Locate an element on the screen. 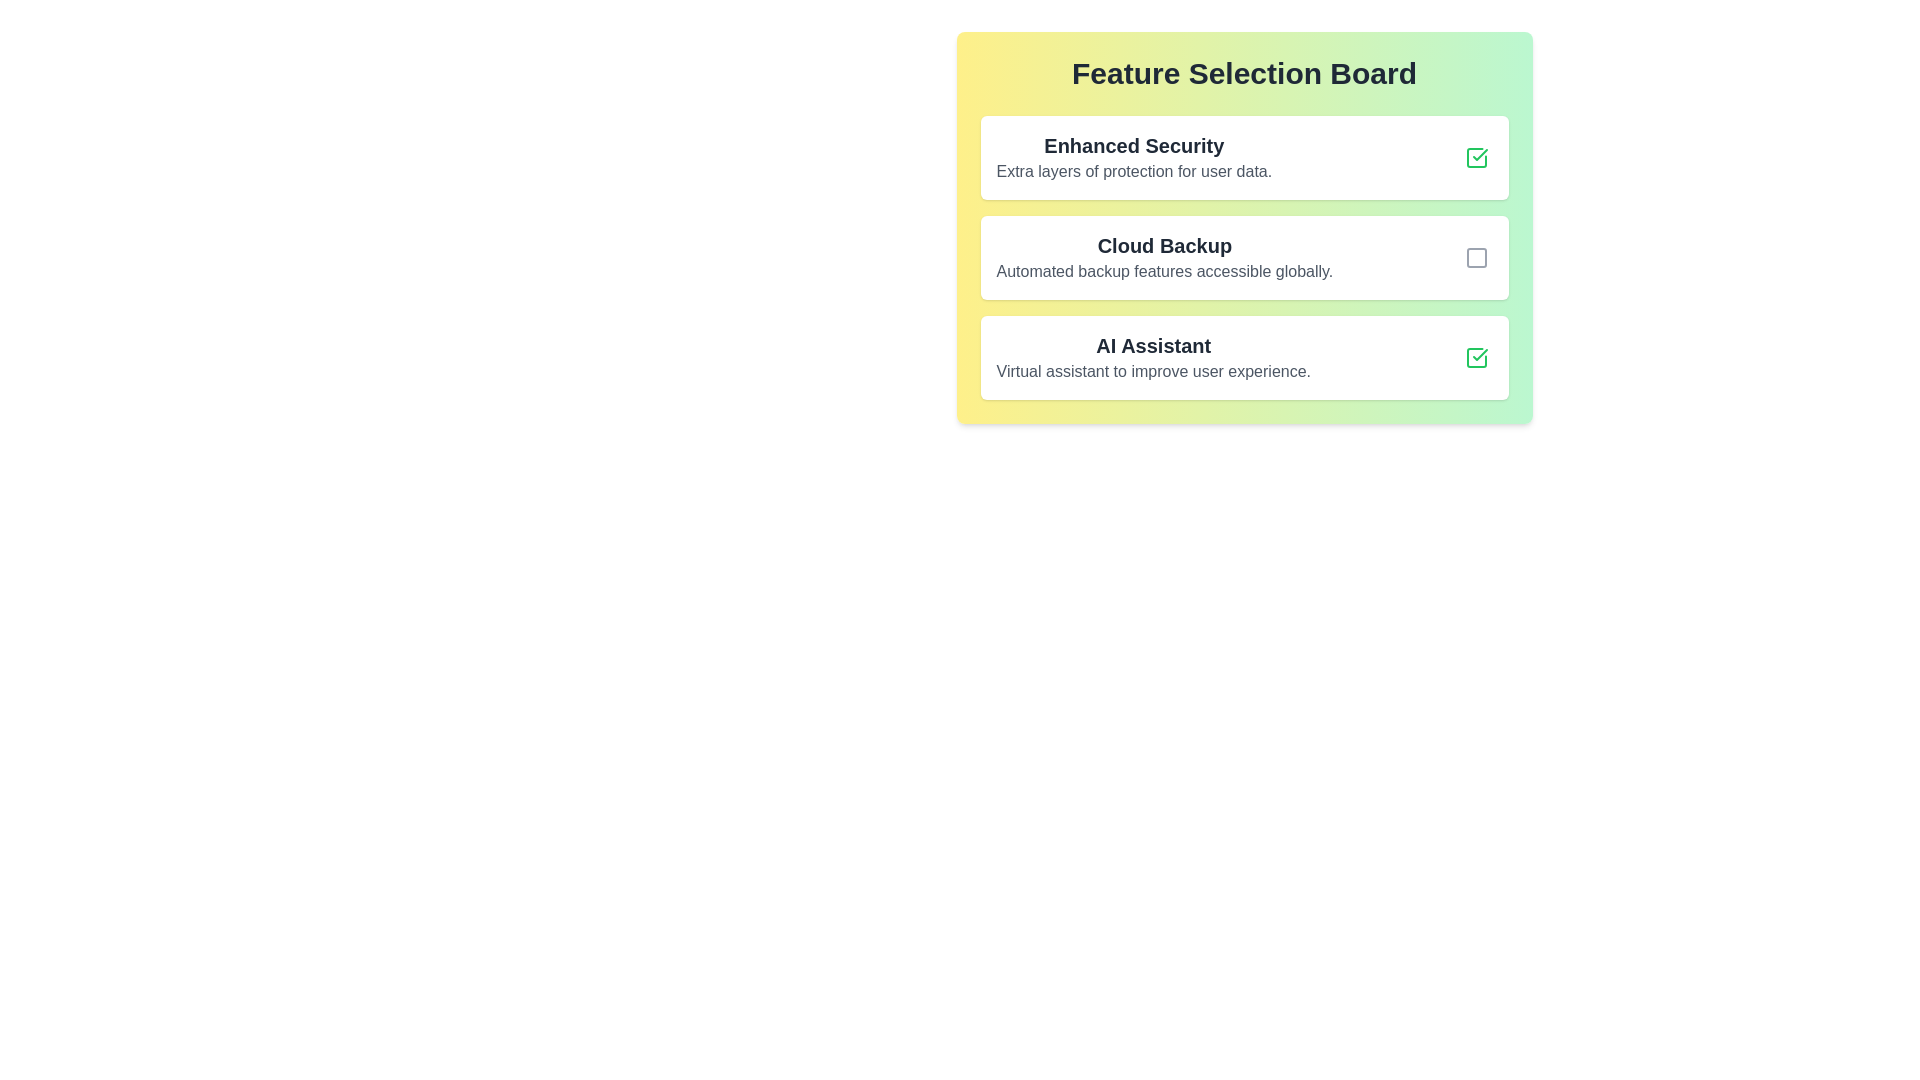  the green checkmark icon inside the square outline located adjacent to the 'Enhanced Security' text label in the Feature Selection Board is located at coordinates (1476, 157).